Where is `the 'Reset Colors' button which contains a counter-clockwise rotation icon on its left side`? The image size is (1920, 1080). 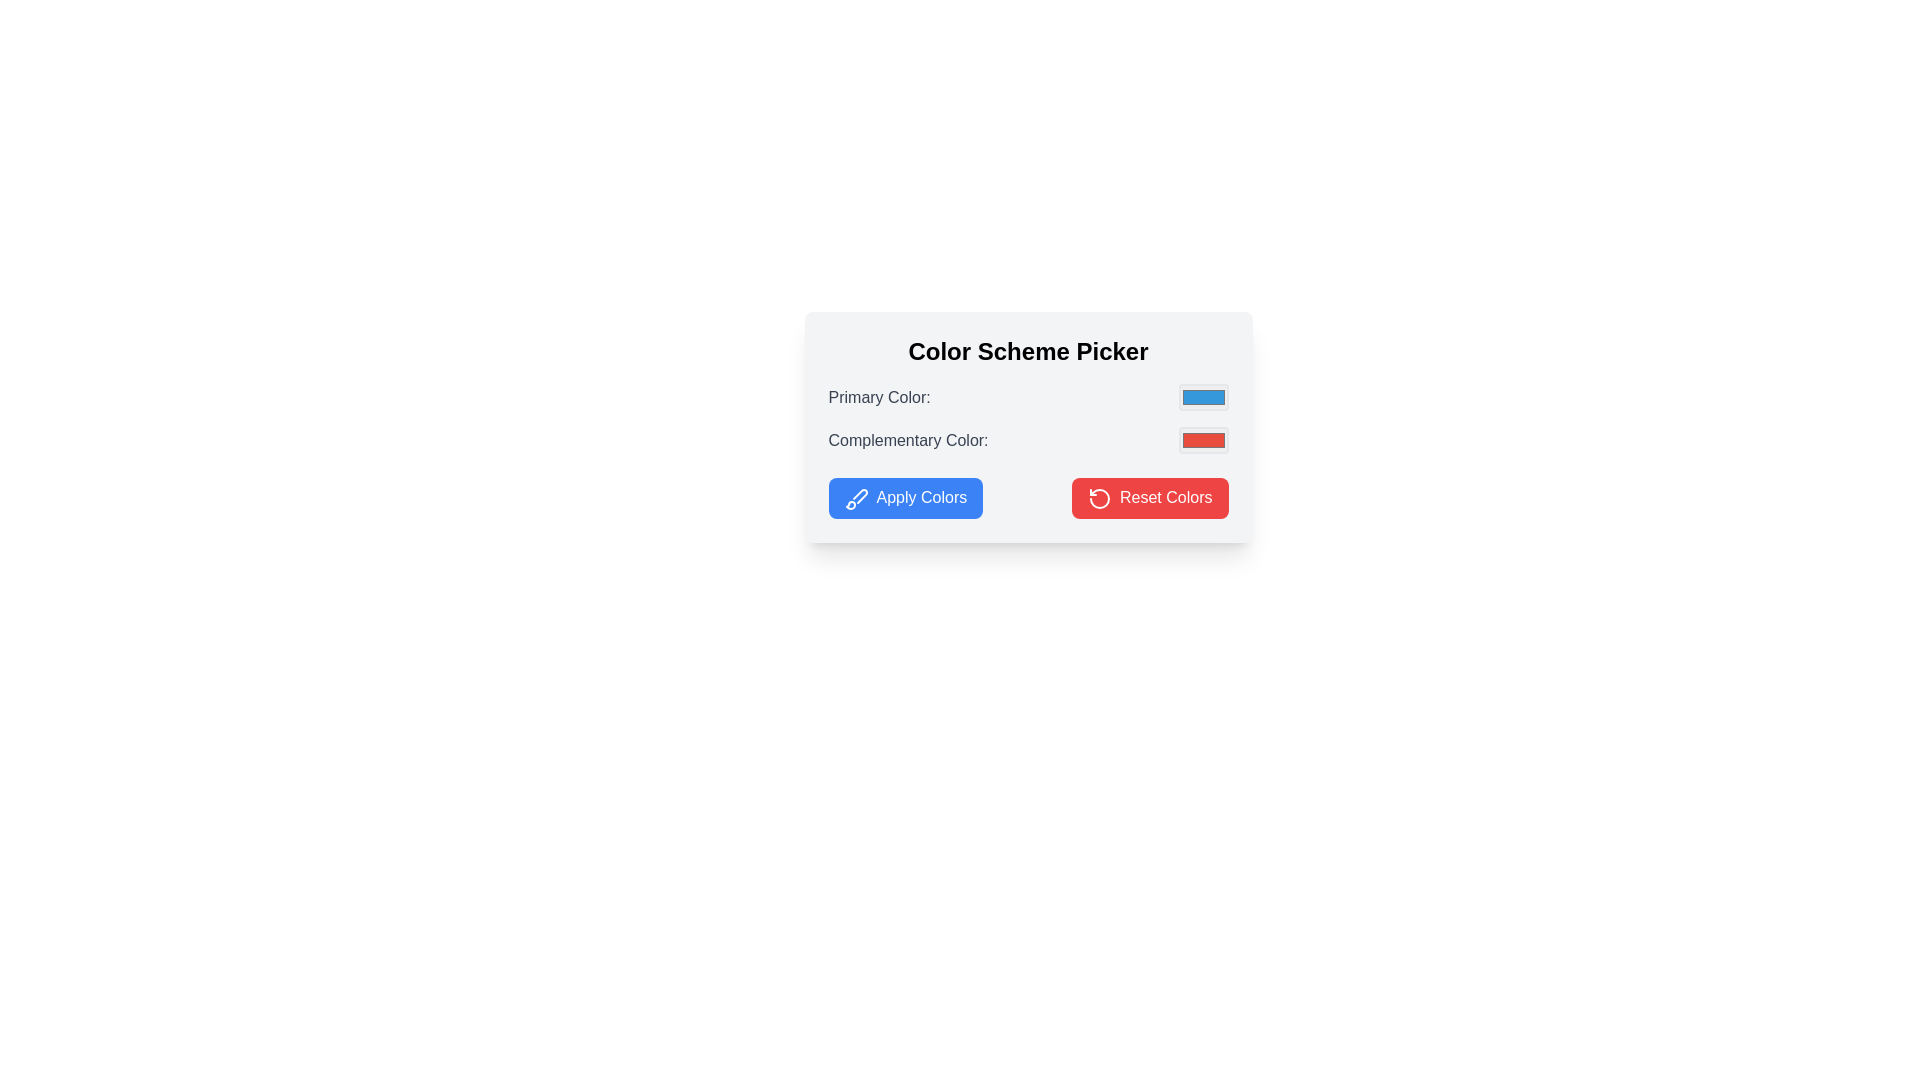
the 'Reset Colors' button which contains a counter-clockwise rotation icon on its left side is located at coordinates (1098, 496).